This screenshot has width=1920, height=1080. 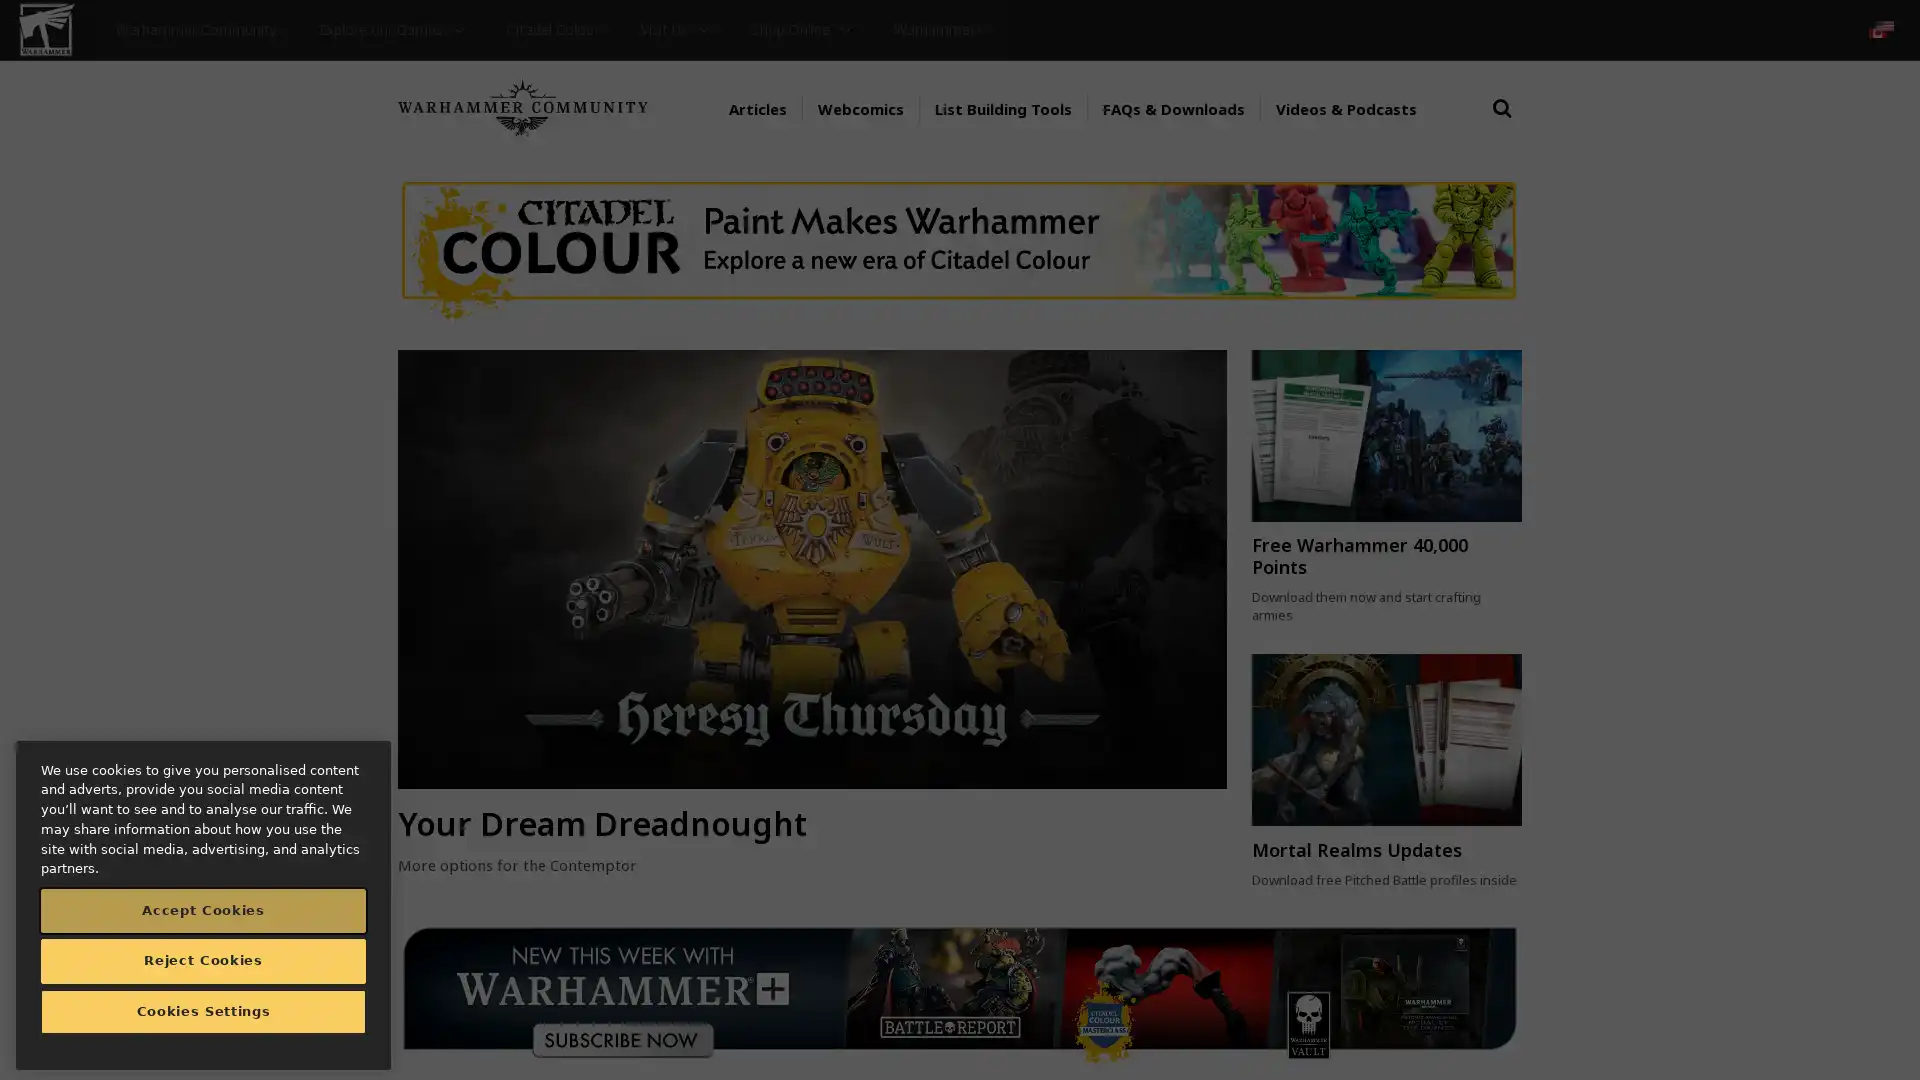 I want to click on Search, so click(x=1502, y=127).